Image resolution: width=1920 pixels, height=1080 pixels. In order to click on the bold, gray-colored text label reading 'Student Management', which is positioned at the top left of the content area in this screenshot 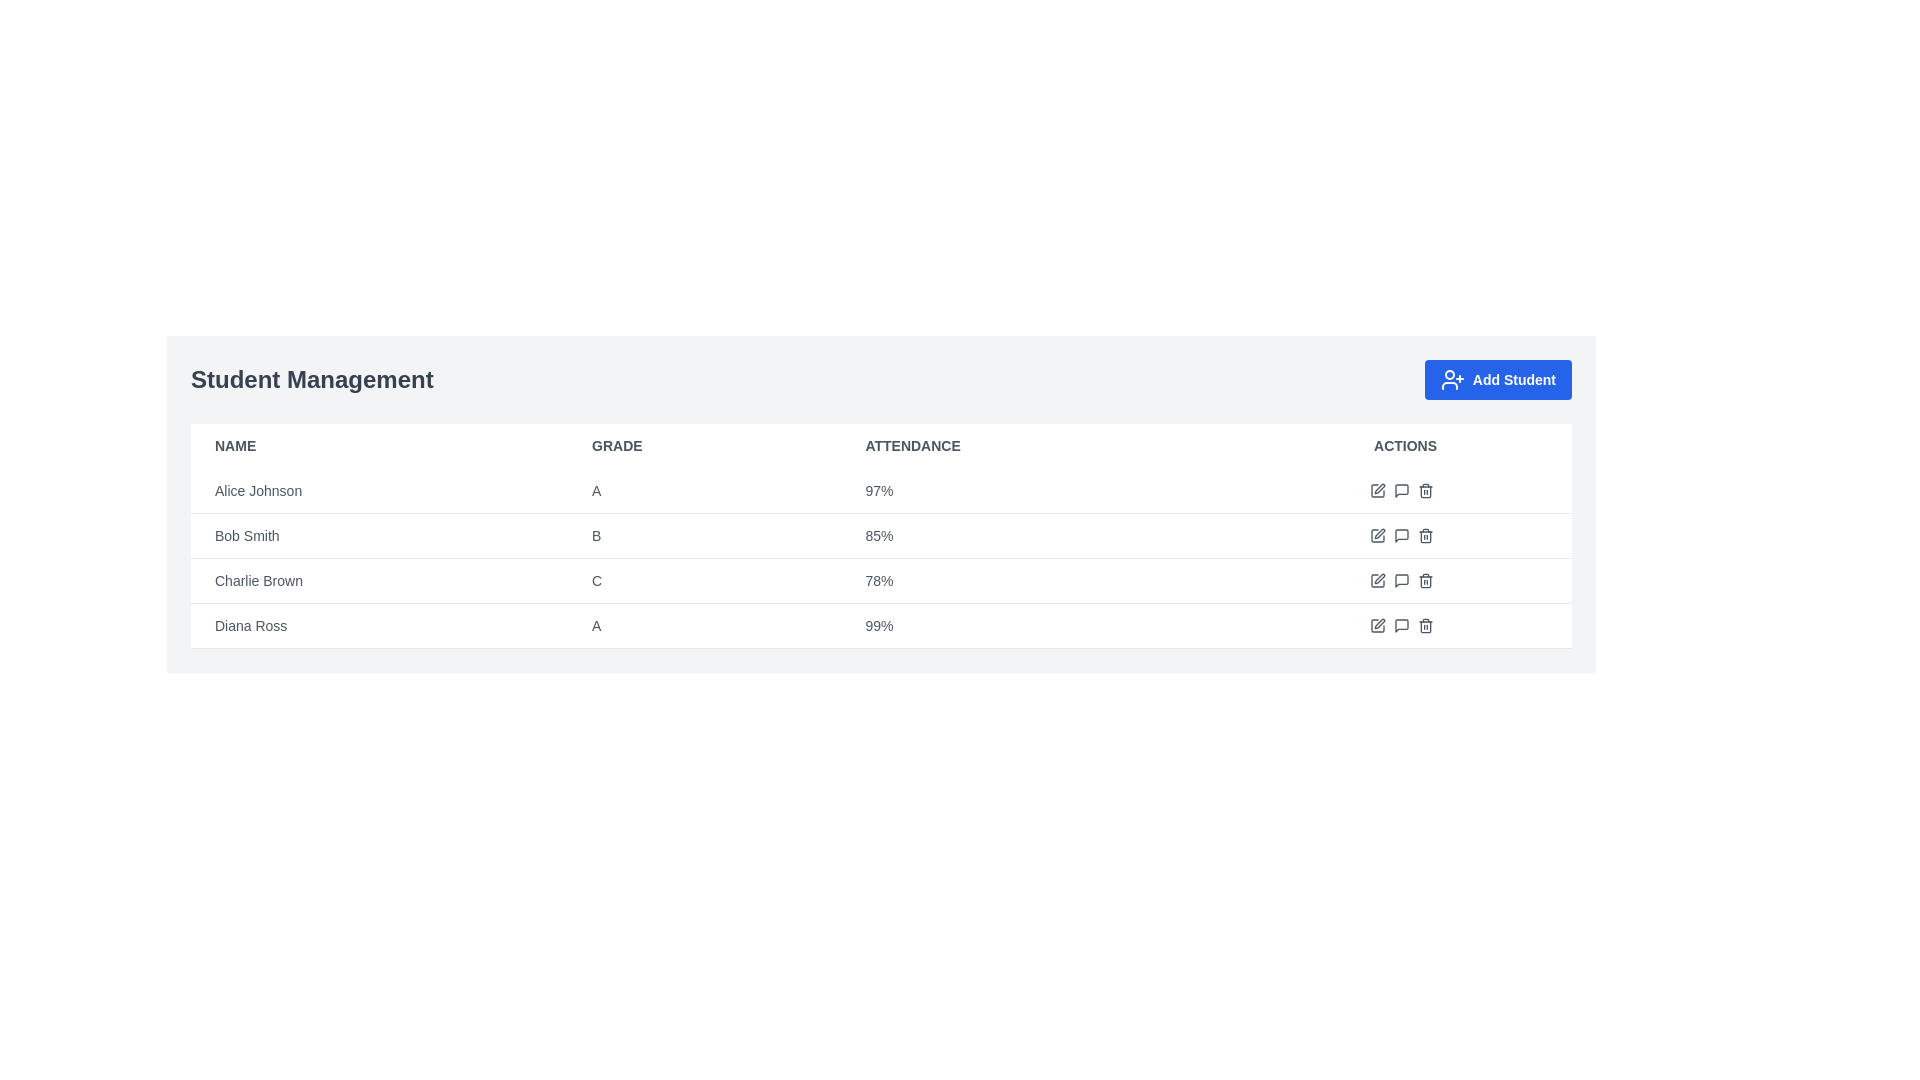, I will do `click(311, 380)`.